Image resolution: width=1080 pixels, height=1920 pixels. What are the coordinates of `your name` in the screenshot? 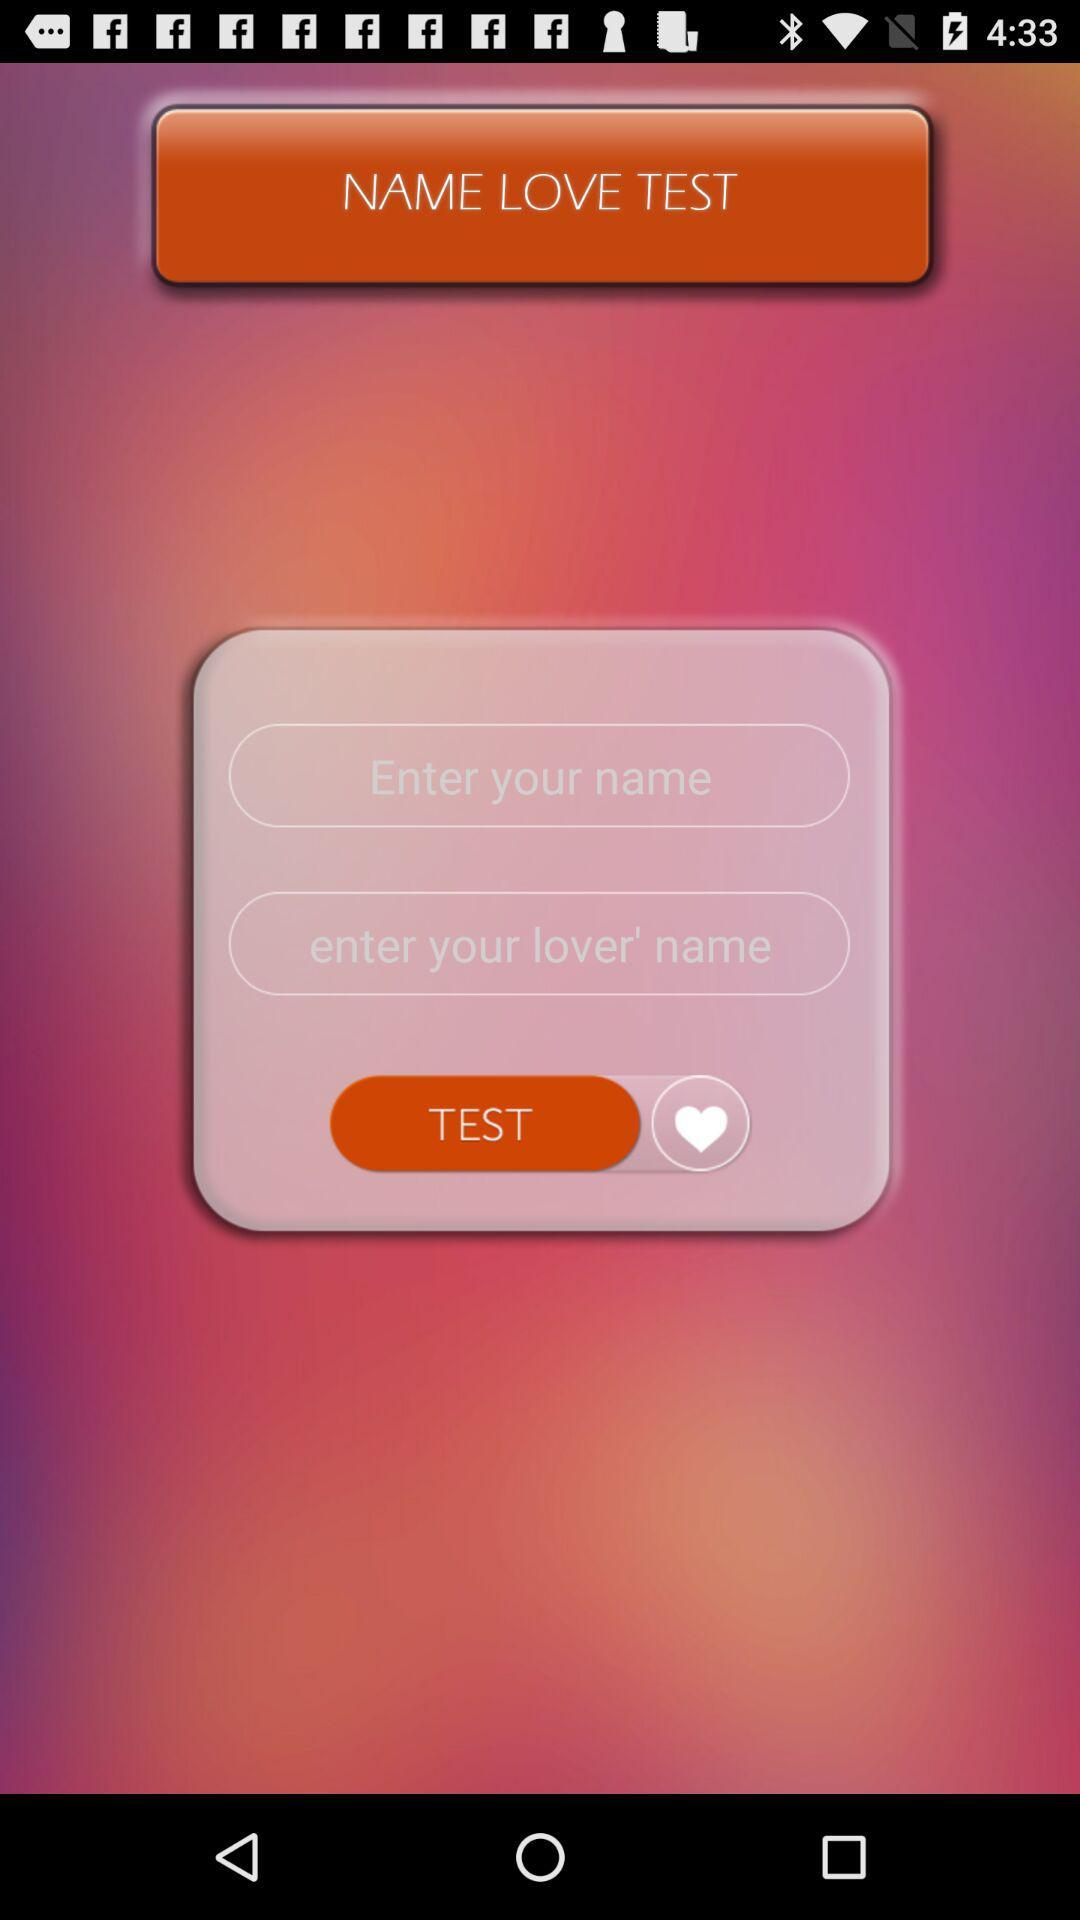 It's located at (540, 775).